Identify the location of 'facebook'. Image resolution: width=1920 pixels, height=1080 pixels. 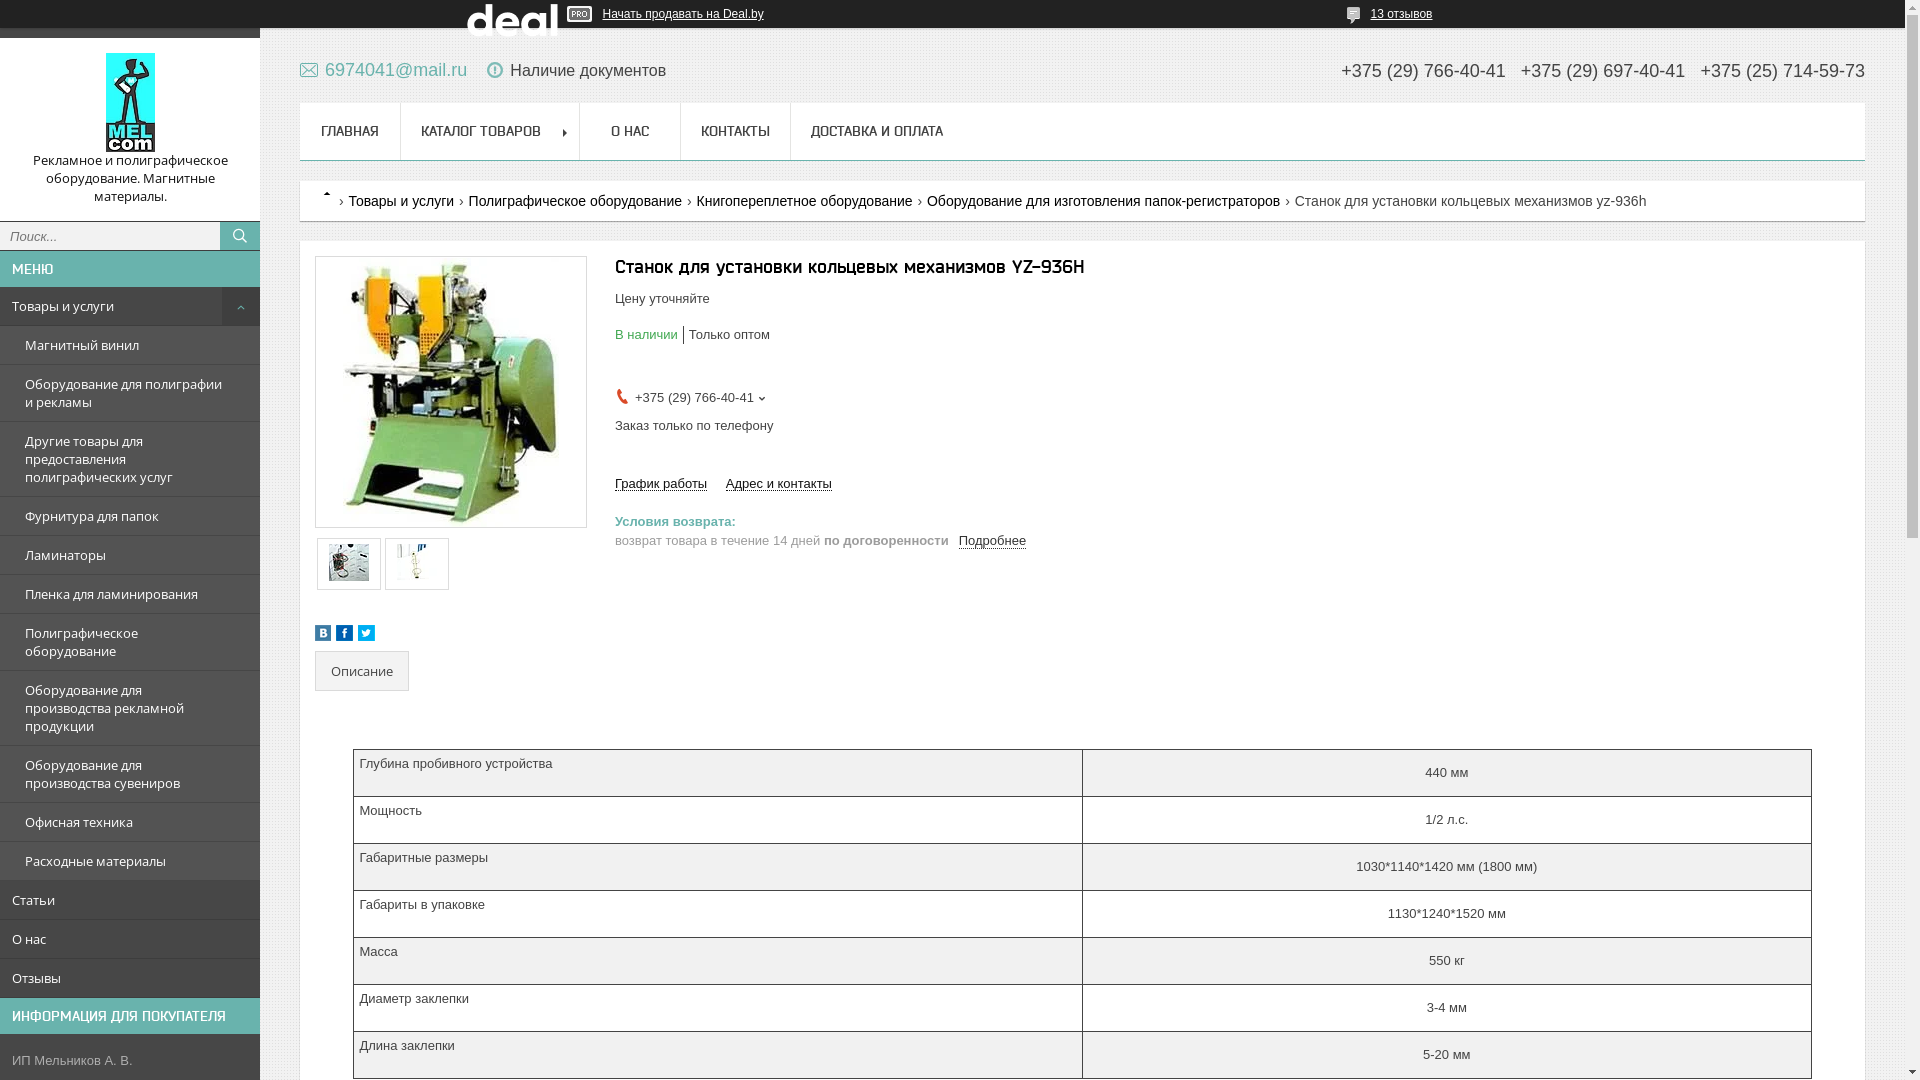
(344, 636).